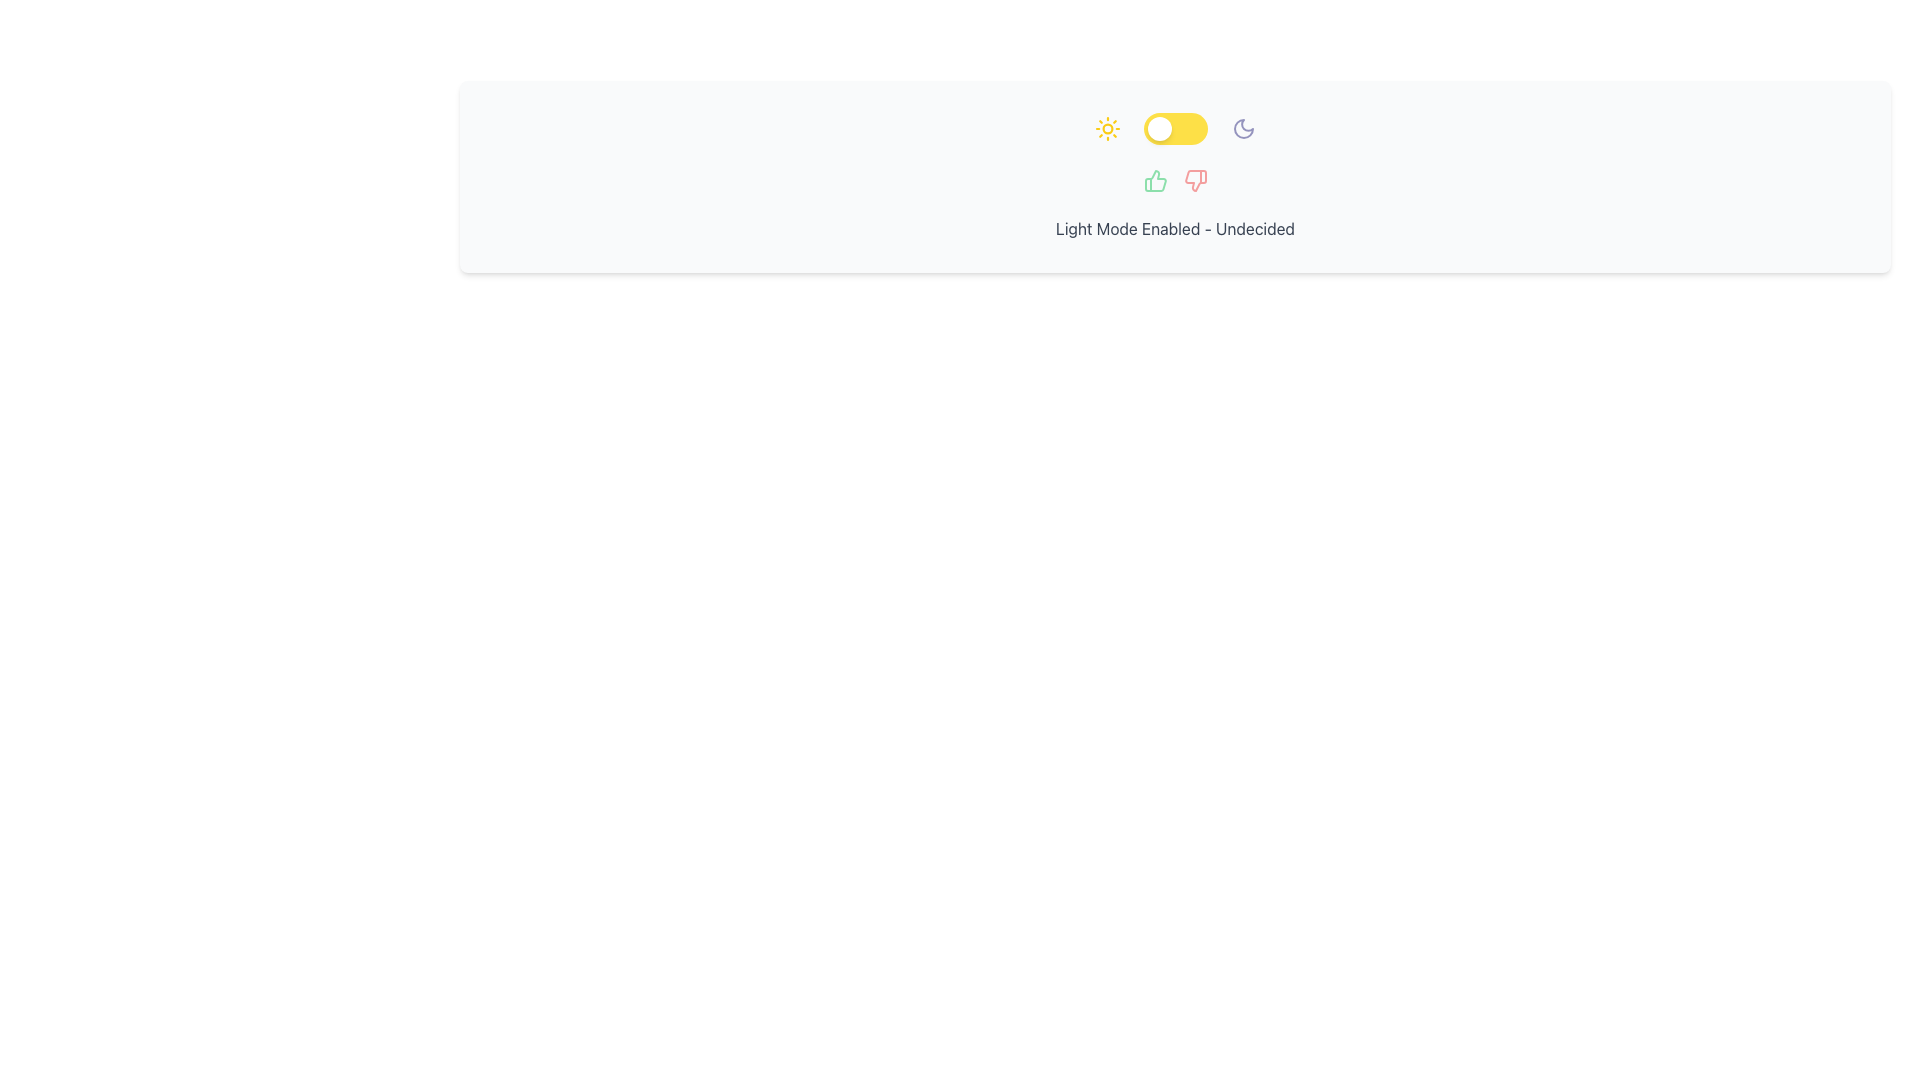 This screenshot has width=1920, height=1080. Describe the element at coordinates (1195, 181) in the screenshot. I see `the negative feedback icon located to the right of the green thumbs-up icon, centered horizontally and positioned at the bottom half of the header to provide negative feedback` at that location.